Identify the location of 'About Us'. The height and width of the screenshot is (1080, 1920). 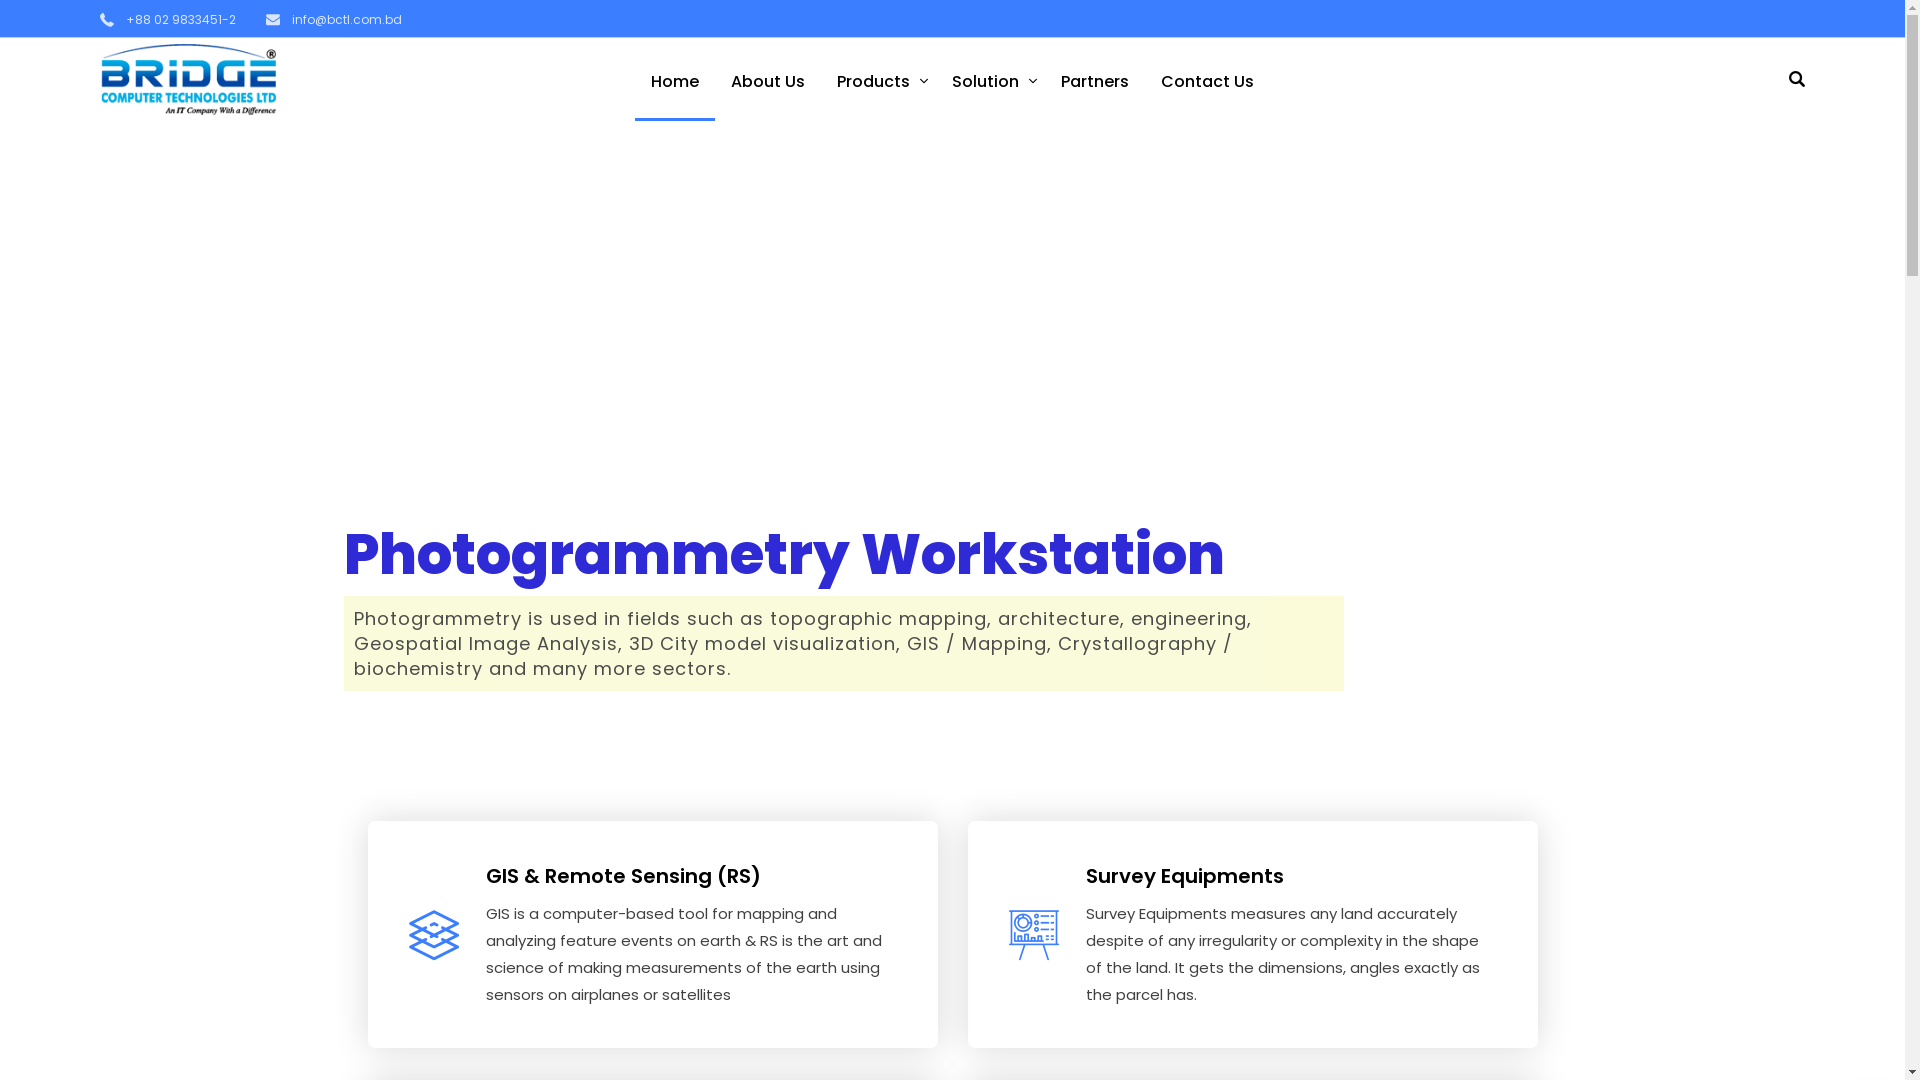
(767, 78).